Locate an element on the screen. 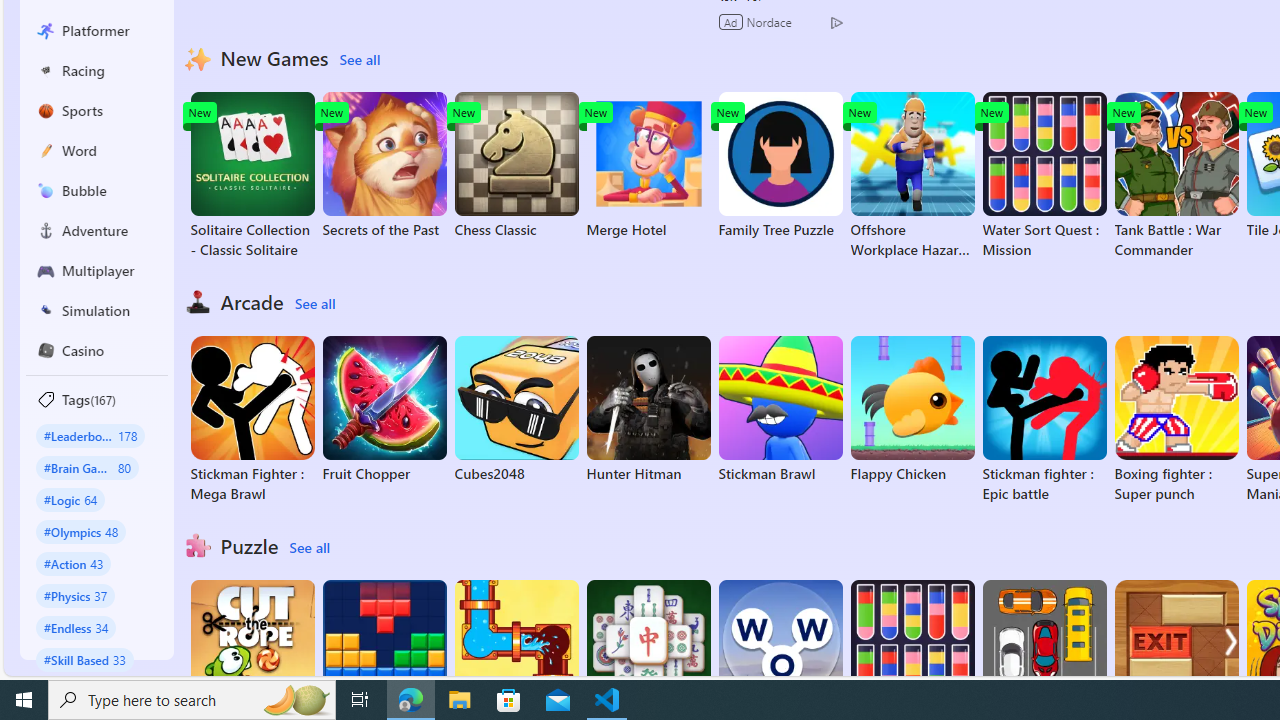  'Fruit Chopper' is located at coordinates (384, 409).